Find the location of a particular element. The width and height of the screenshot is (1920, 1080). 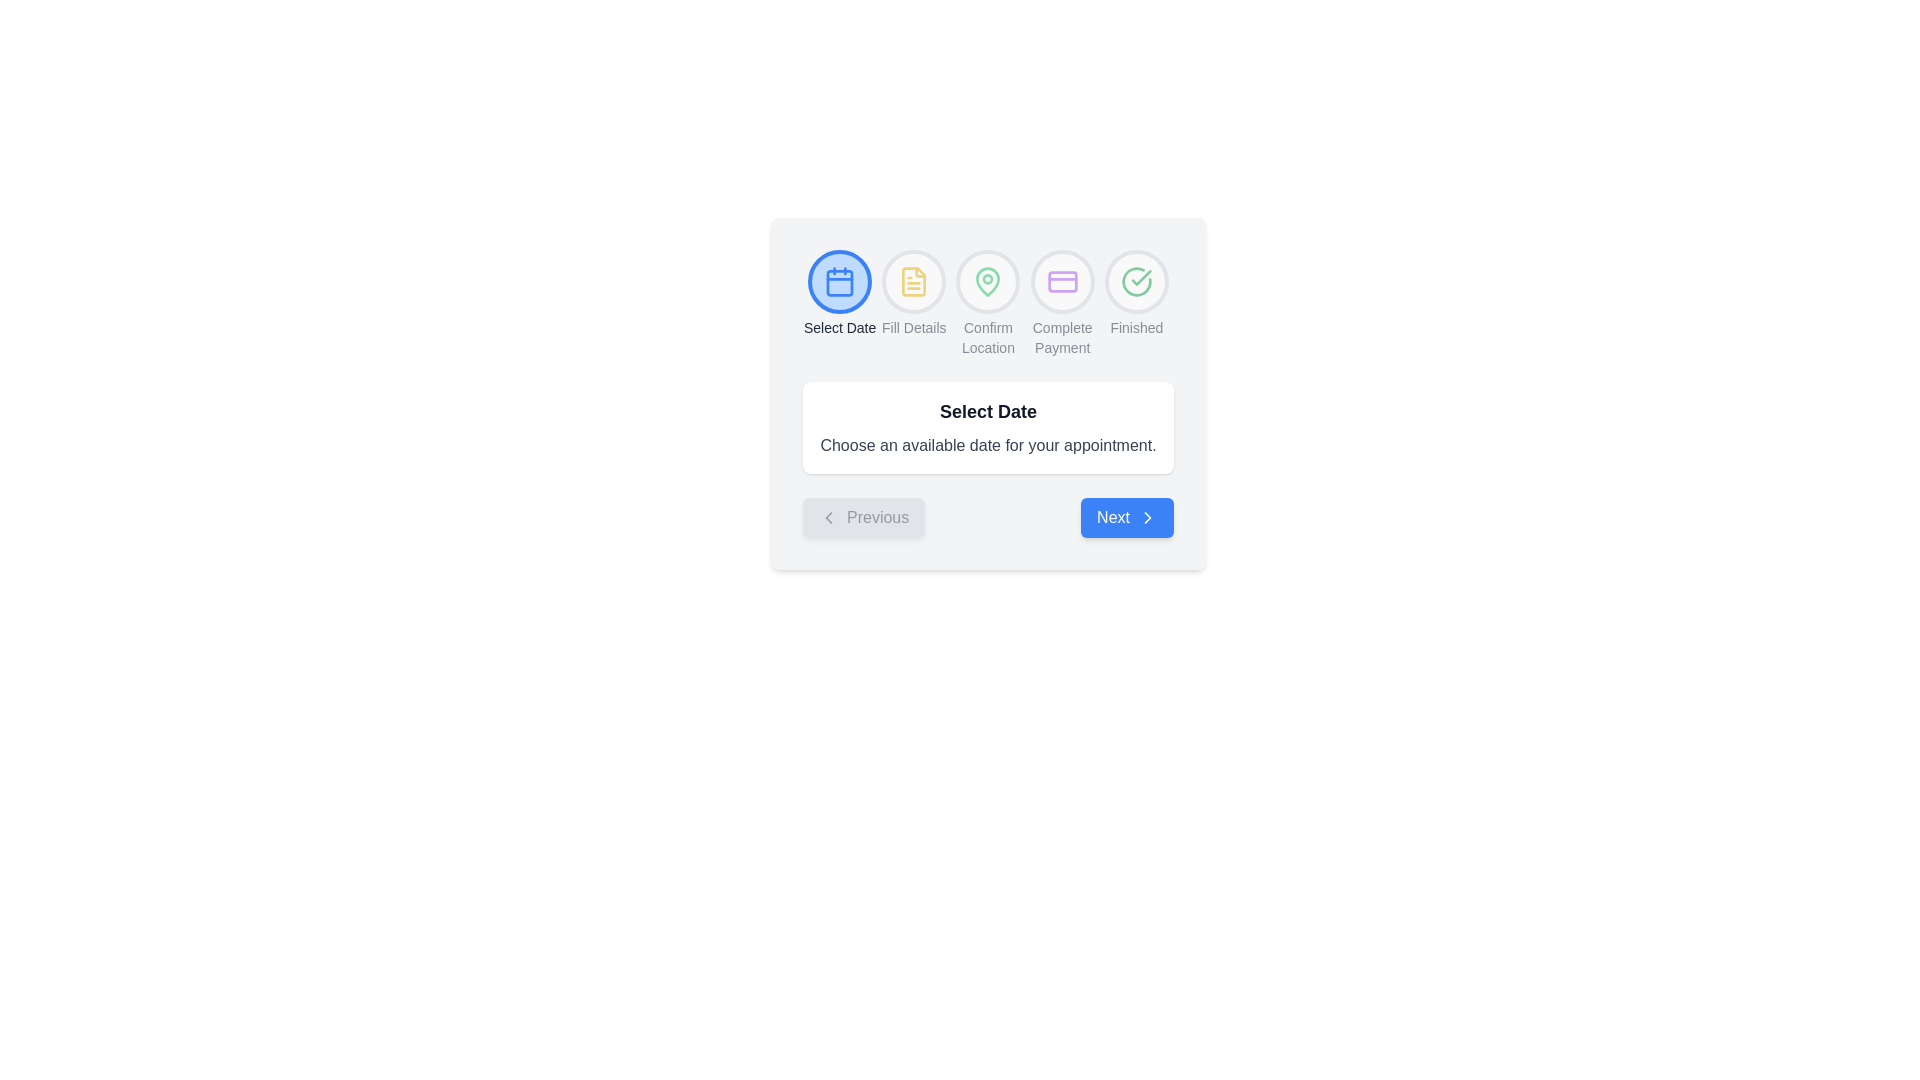

the third icon from the left in the top navigation bar, which serves as a step indicator for confirming the location in a sequential navigation interface is located at coordinates (988, 281).